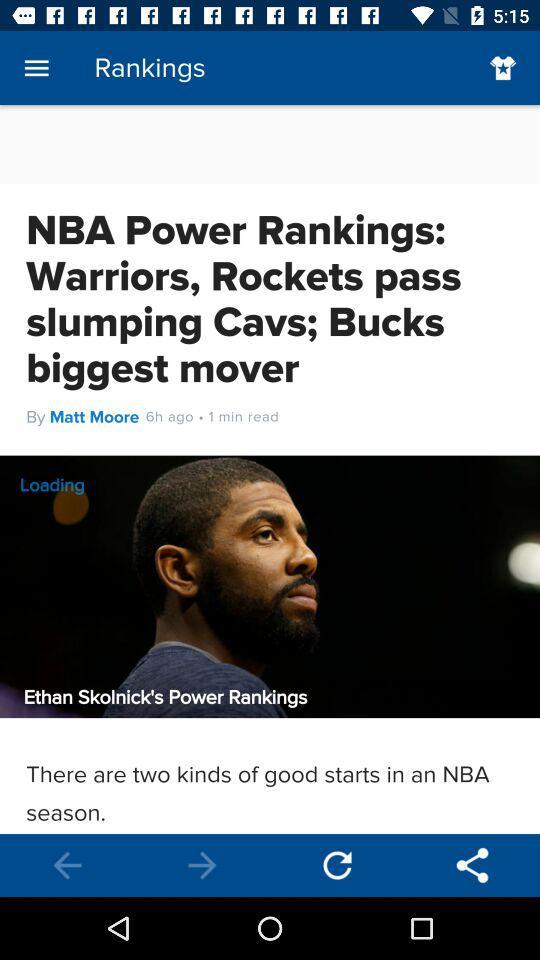 Image resolution: width=540 pixels, height=960 pixels. Describe the element at coordinates (472, 864) in the screenshot. I see `the share icon` at that location.